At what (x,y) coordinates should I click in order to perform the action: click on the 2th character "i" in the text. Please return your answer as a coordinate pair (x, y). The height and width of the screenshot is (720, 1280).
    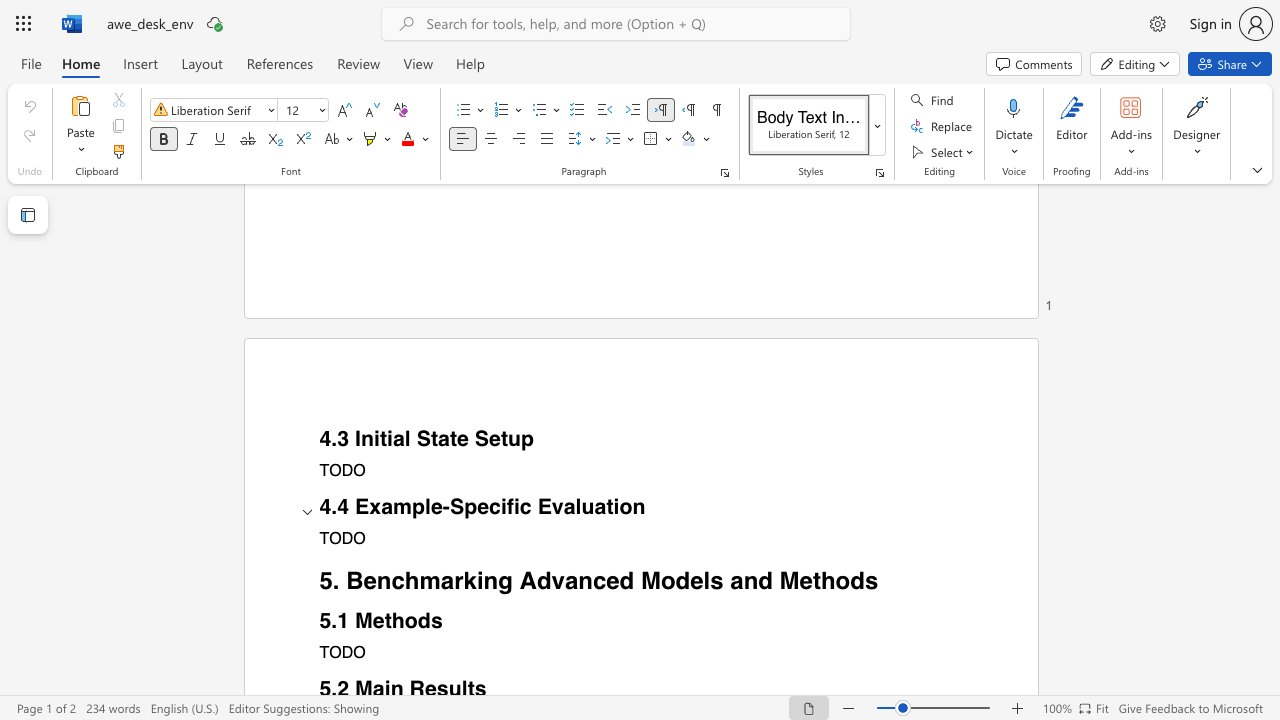
    Looking at the image, I should click on (390, 438).